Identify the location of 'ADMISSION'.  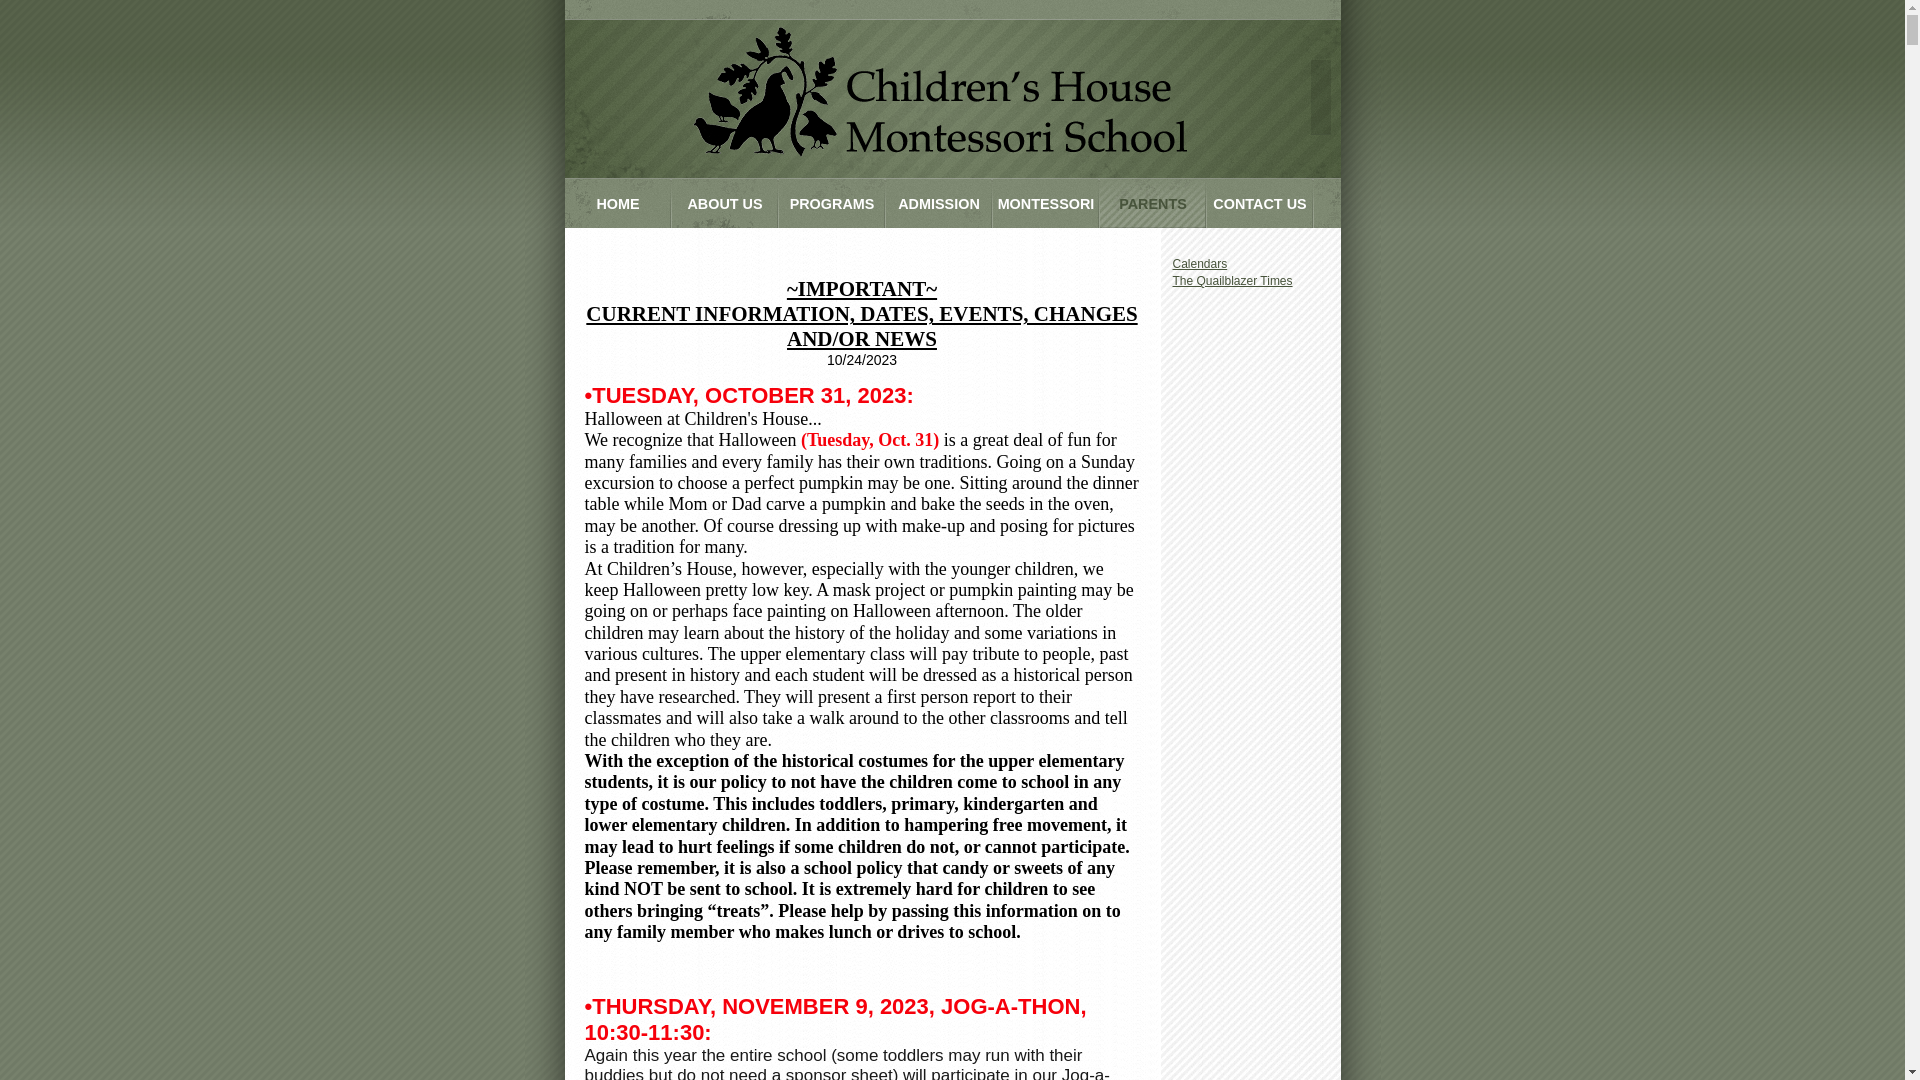
(885, 203).